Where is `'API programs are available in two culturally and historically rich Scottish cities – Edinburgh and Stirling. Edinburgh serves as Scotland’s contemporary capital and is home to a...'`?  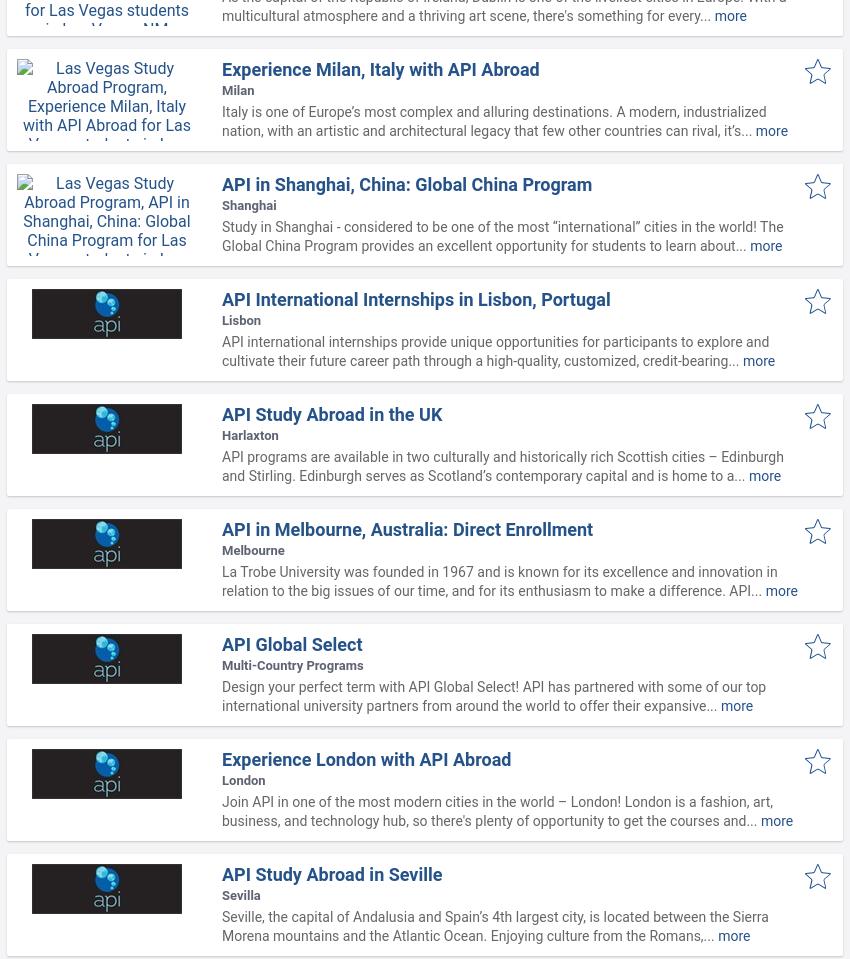
'API programs are available in two culturally and historically rich Scottish cities – Edinburgh and Stirling. Edinburgh serves as Scotland’s contemporary capital and is home to a...' is located at coordinates (502, 465).